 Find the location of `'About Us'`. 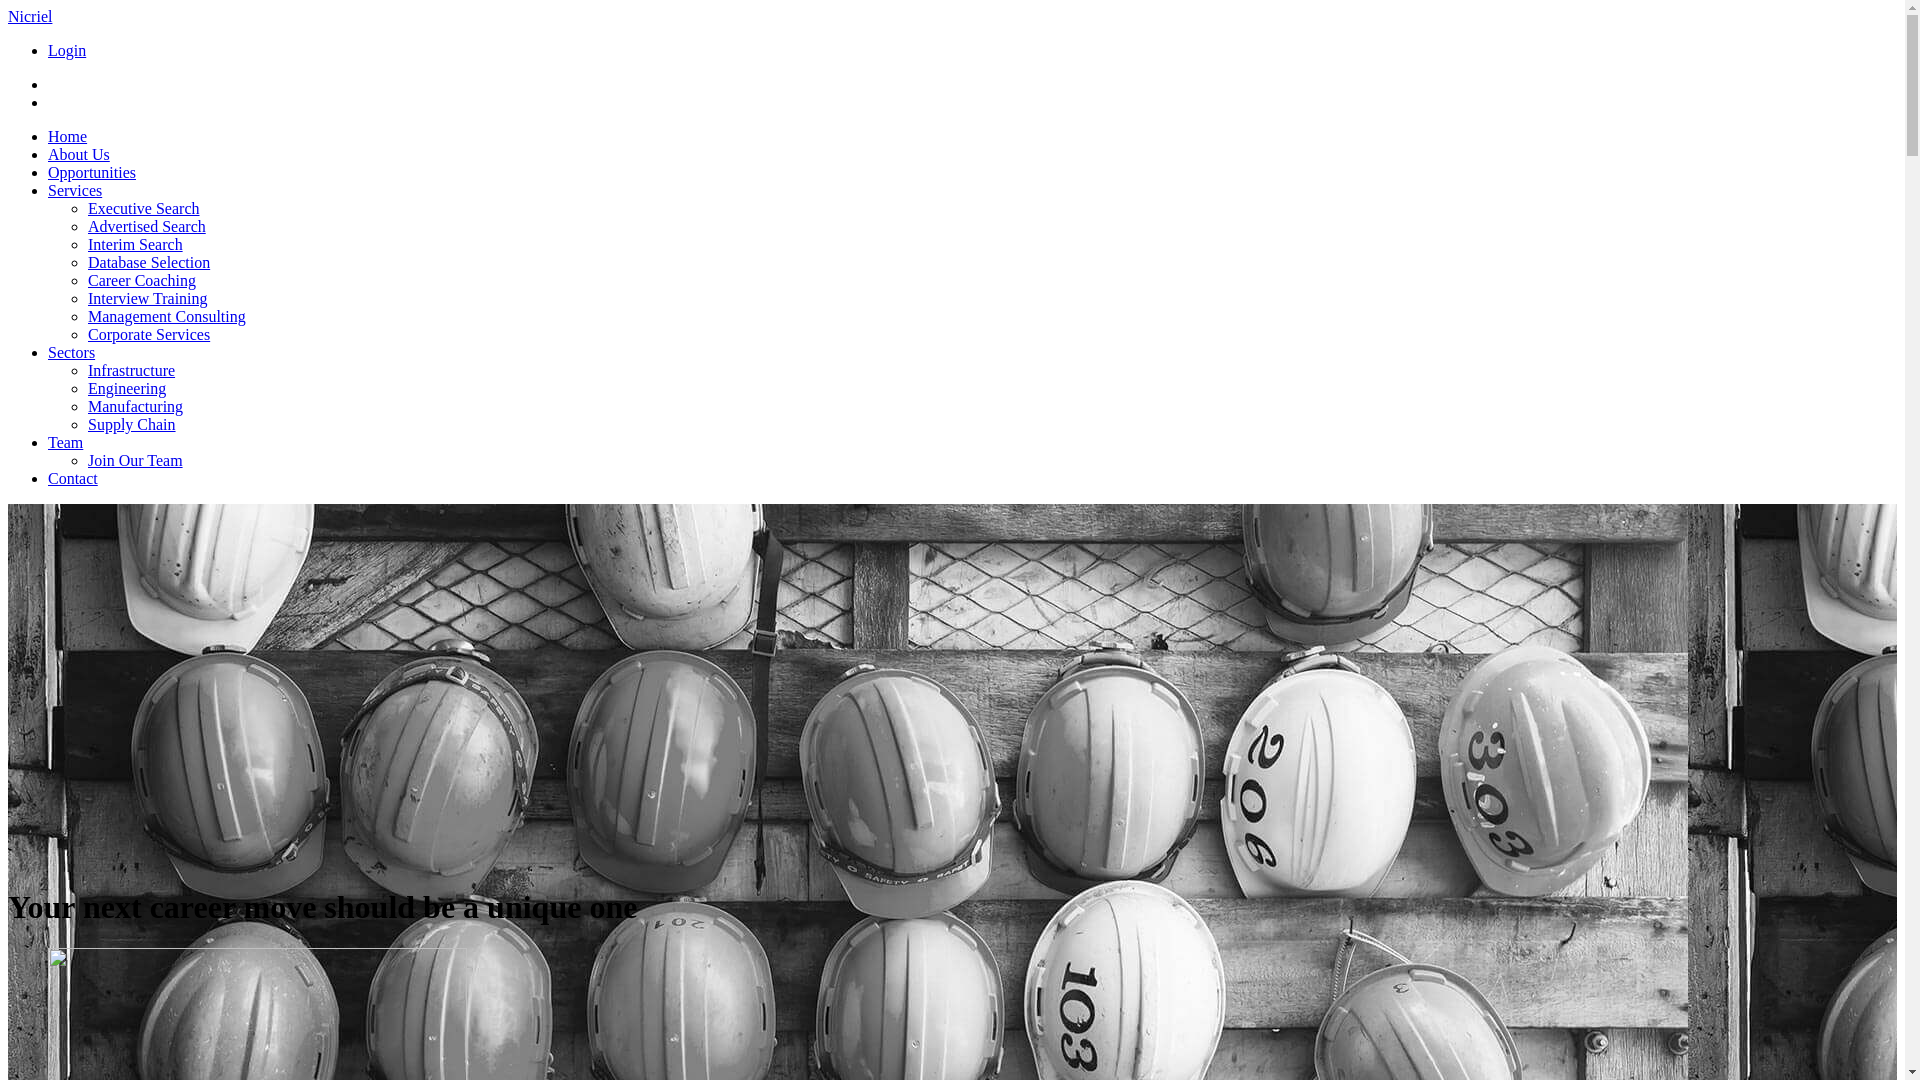

'About Us' is located at coordinates (78, 153).